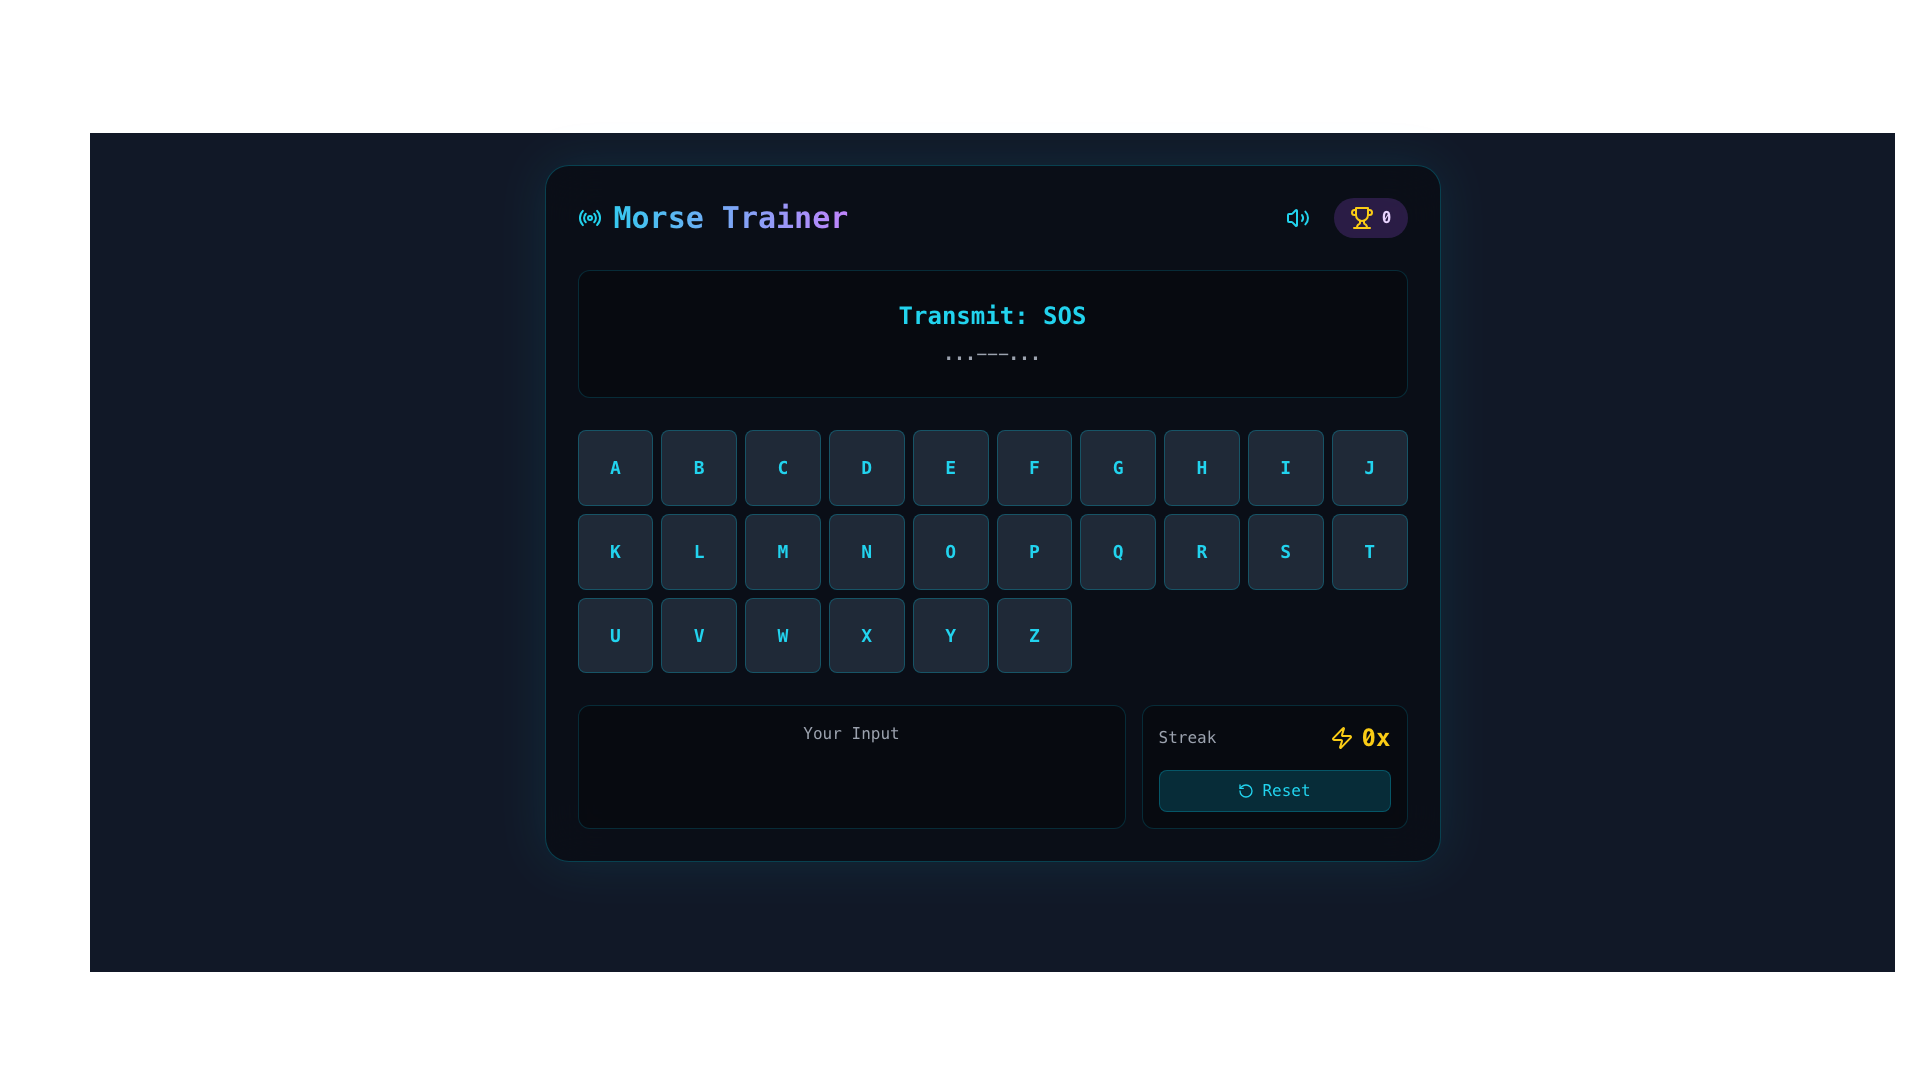  Describe the element at coordinates (1385, 218) in the screenshot. I see `numerical value displayed in the Text Display located to the right of the trophy icon in the top right area of the interface` at that location.